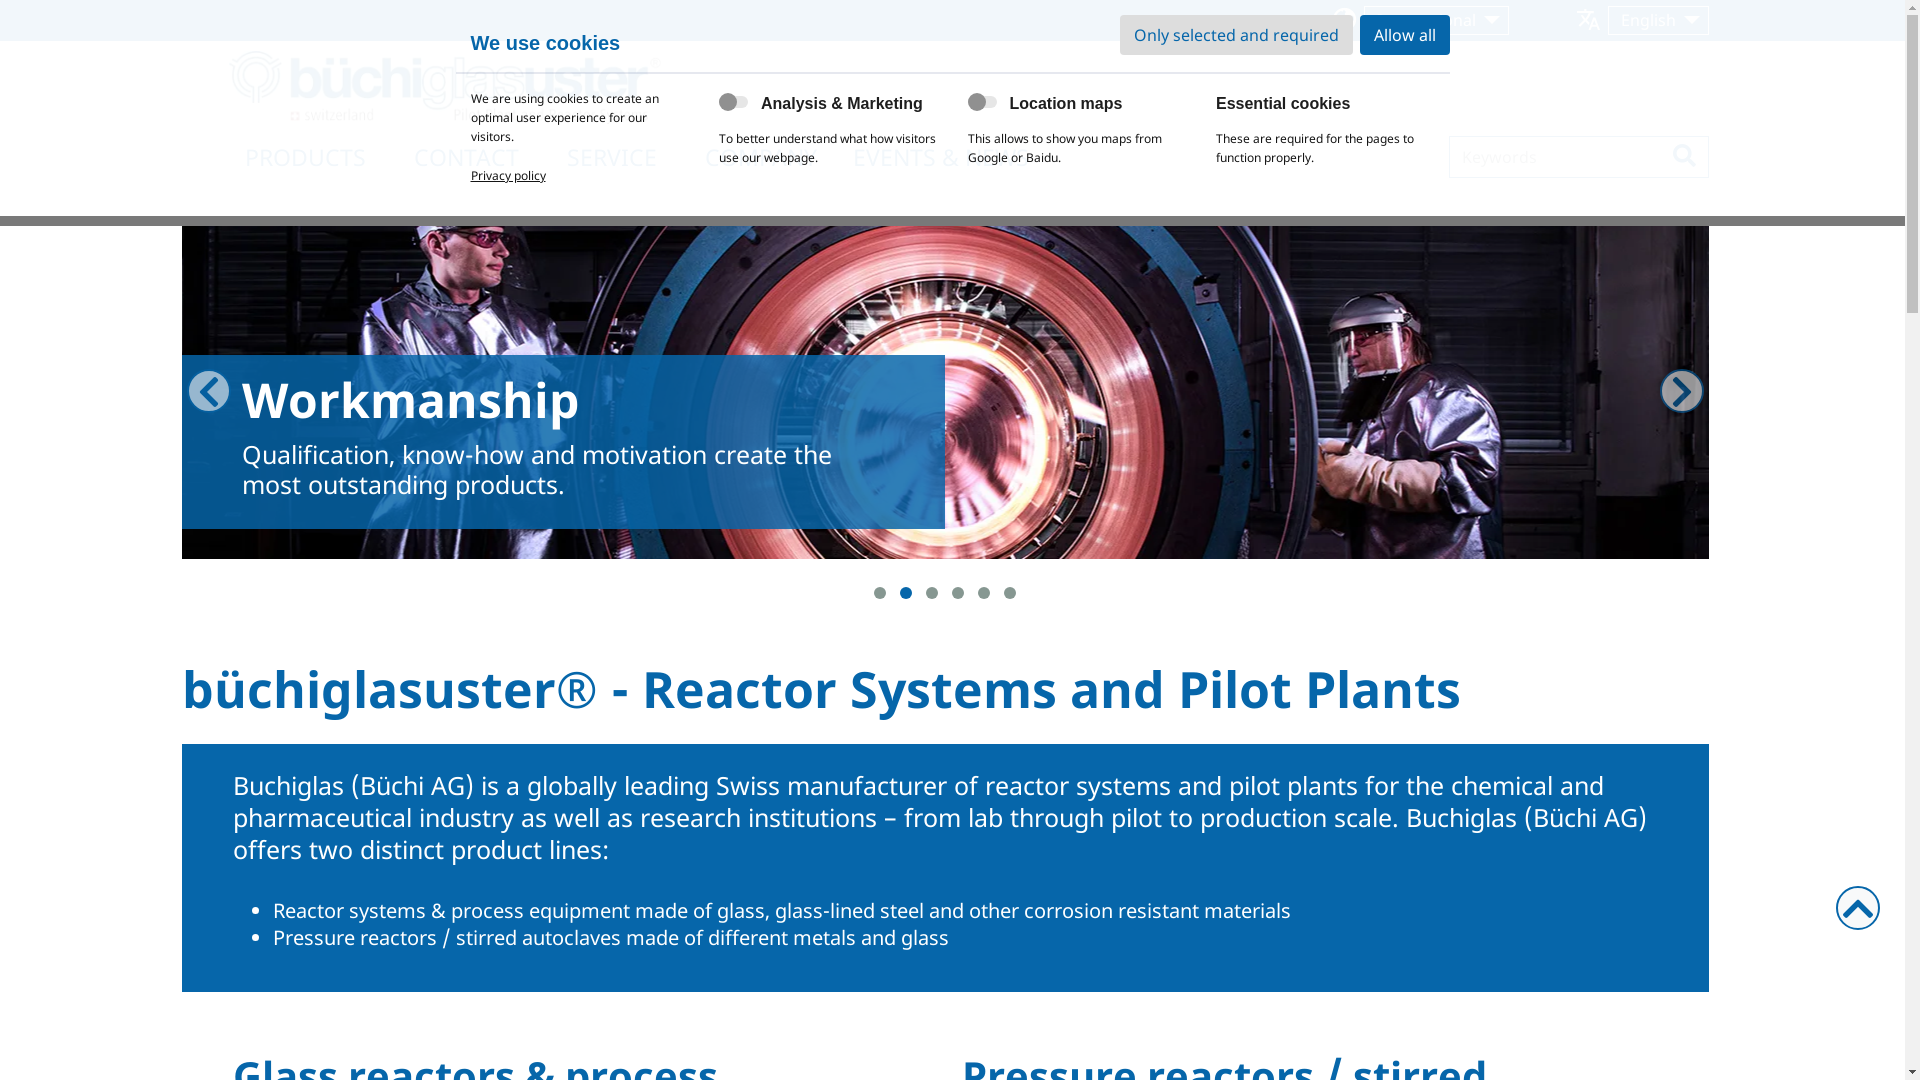  Describe the element at coordinates (1658, 19) in the screenshot. I see `'English'` at that location.